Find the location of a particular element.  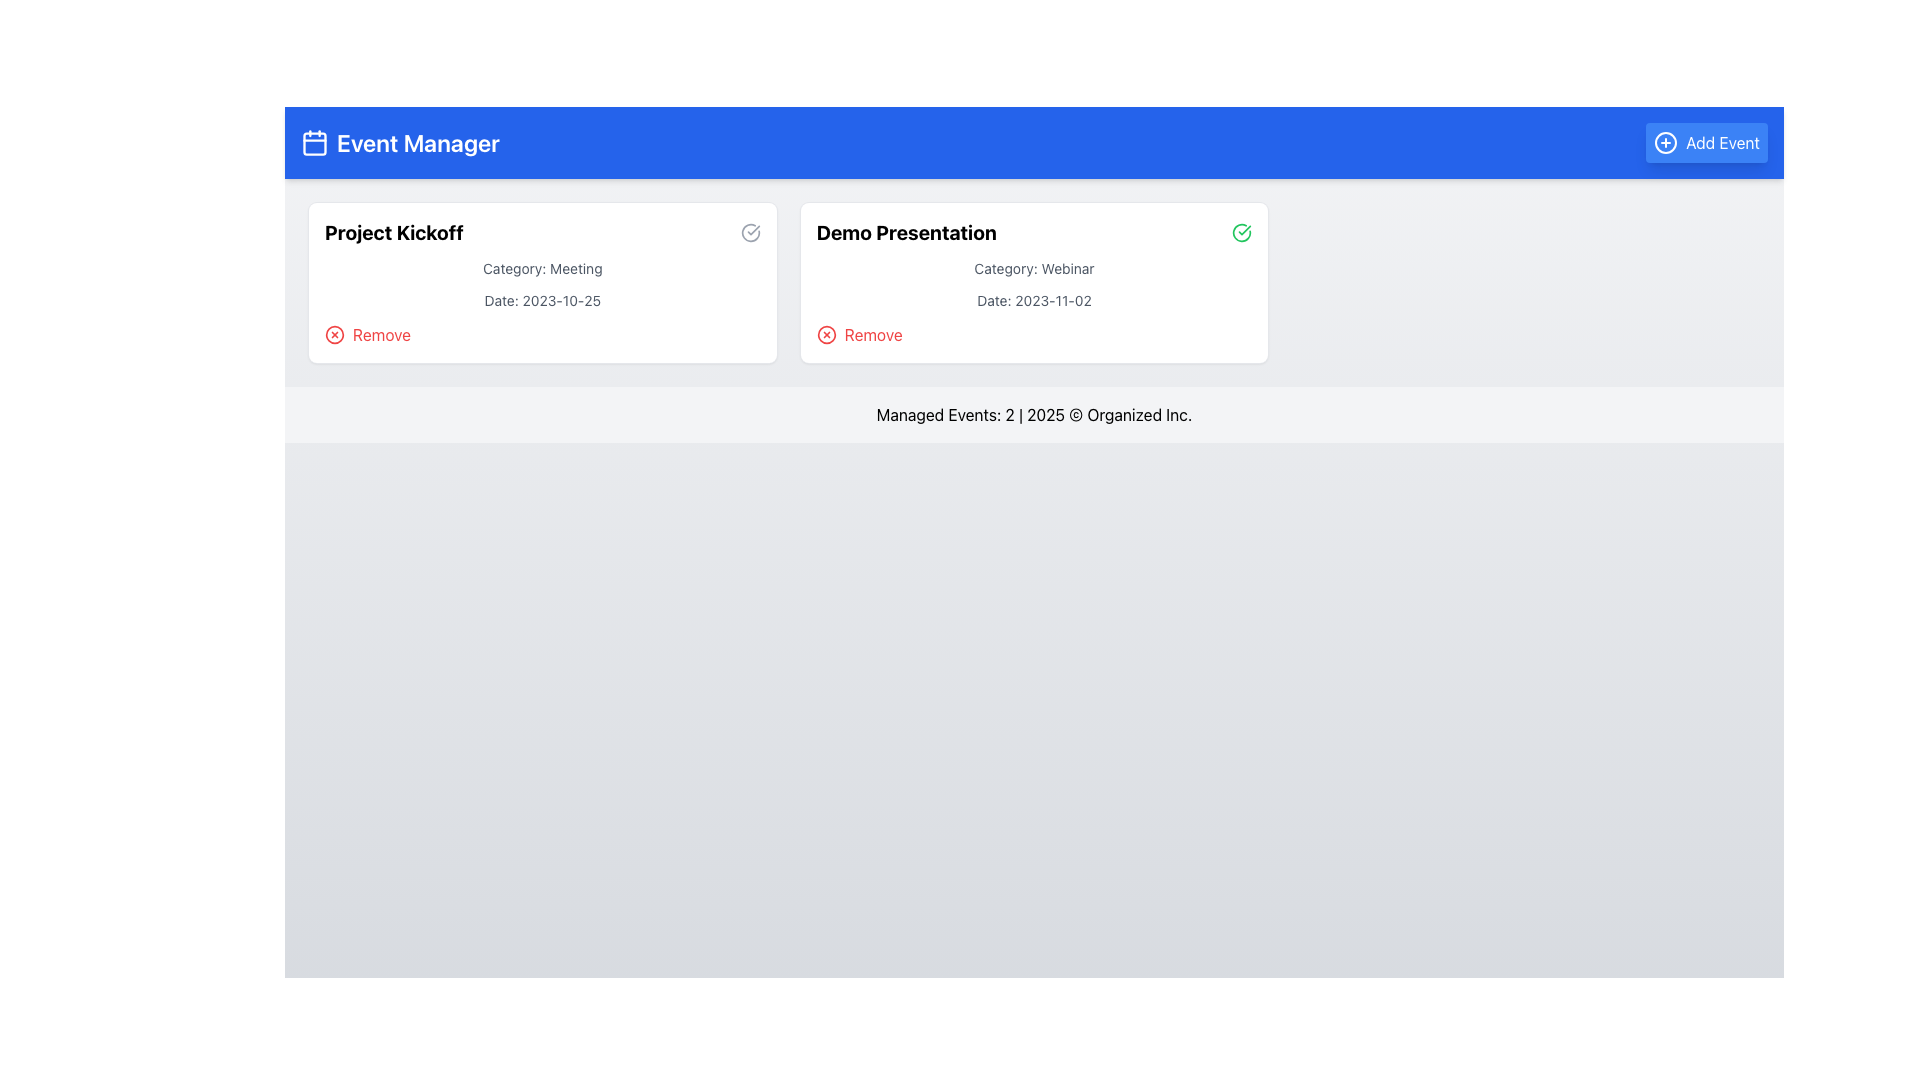

on the 'Project Kickoff' text label, which is bold and centrally positioned in the top-left card of the layout is located at coordinates (394, 231).